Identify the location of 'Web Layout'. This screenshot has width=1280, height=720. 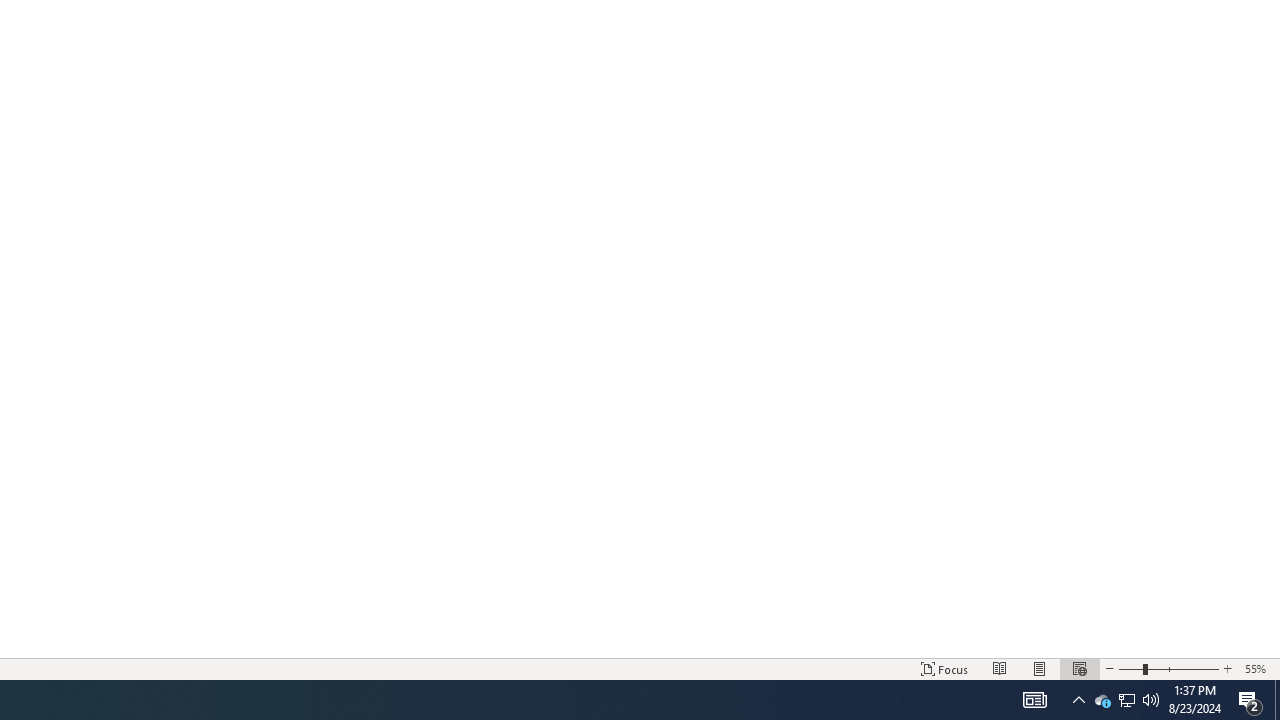
(1078, 669).